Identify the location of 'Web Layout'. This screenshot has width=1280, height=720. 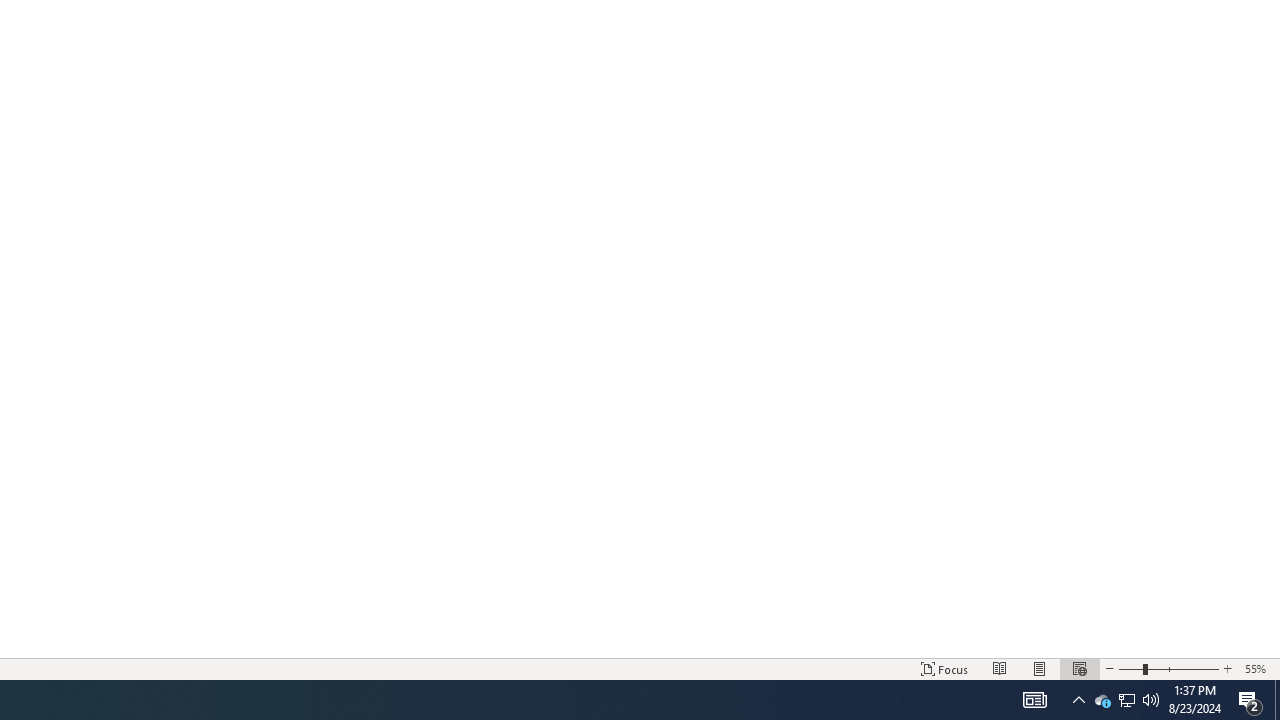
(1078, 669).